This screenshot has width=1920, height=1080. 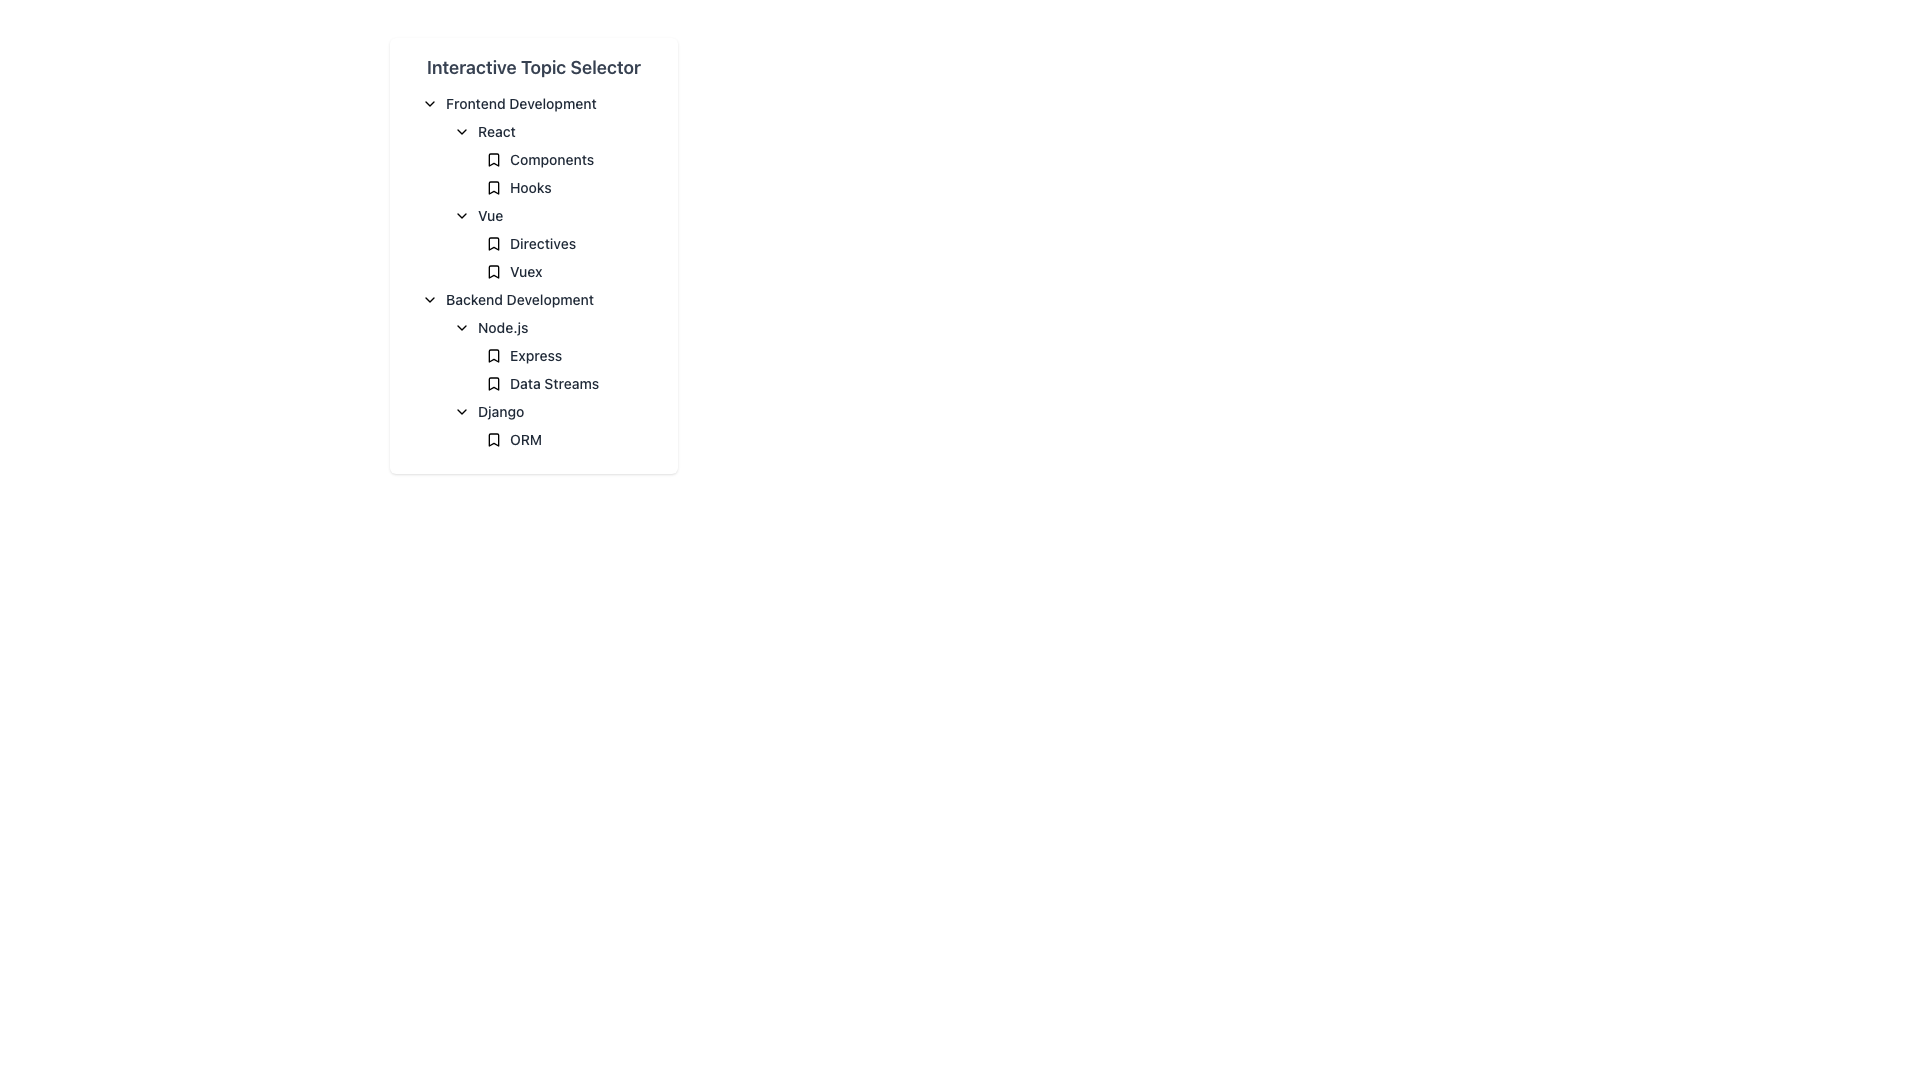 What do you see at coordinates (565, 172) in the screenshot?
I see `the List item labeled 'Components' and 'Hooks' in the React category of the Interactive Topic Selector` at bounding box center [565, 172].